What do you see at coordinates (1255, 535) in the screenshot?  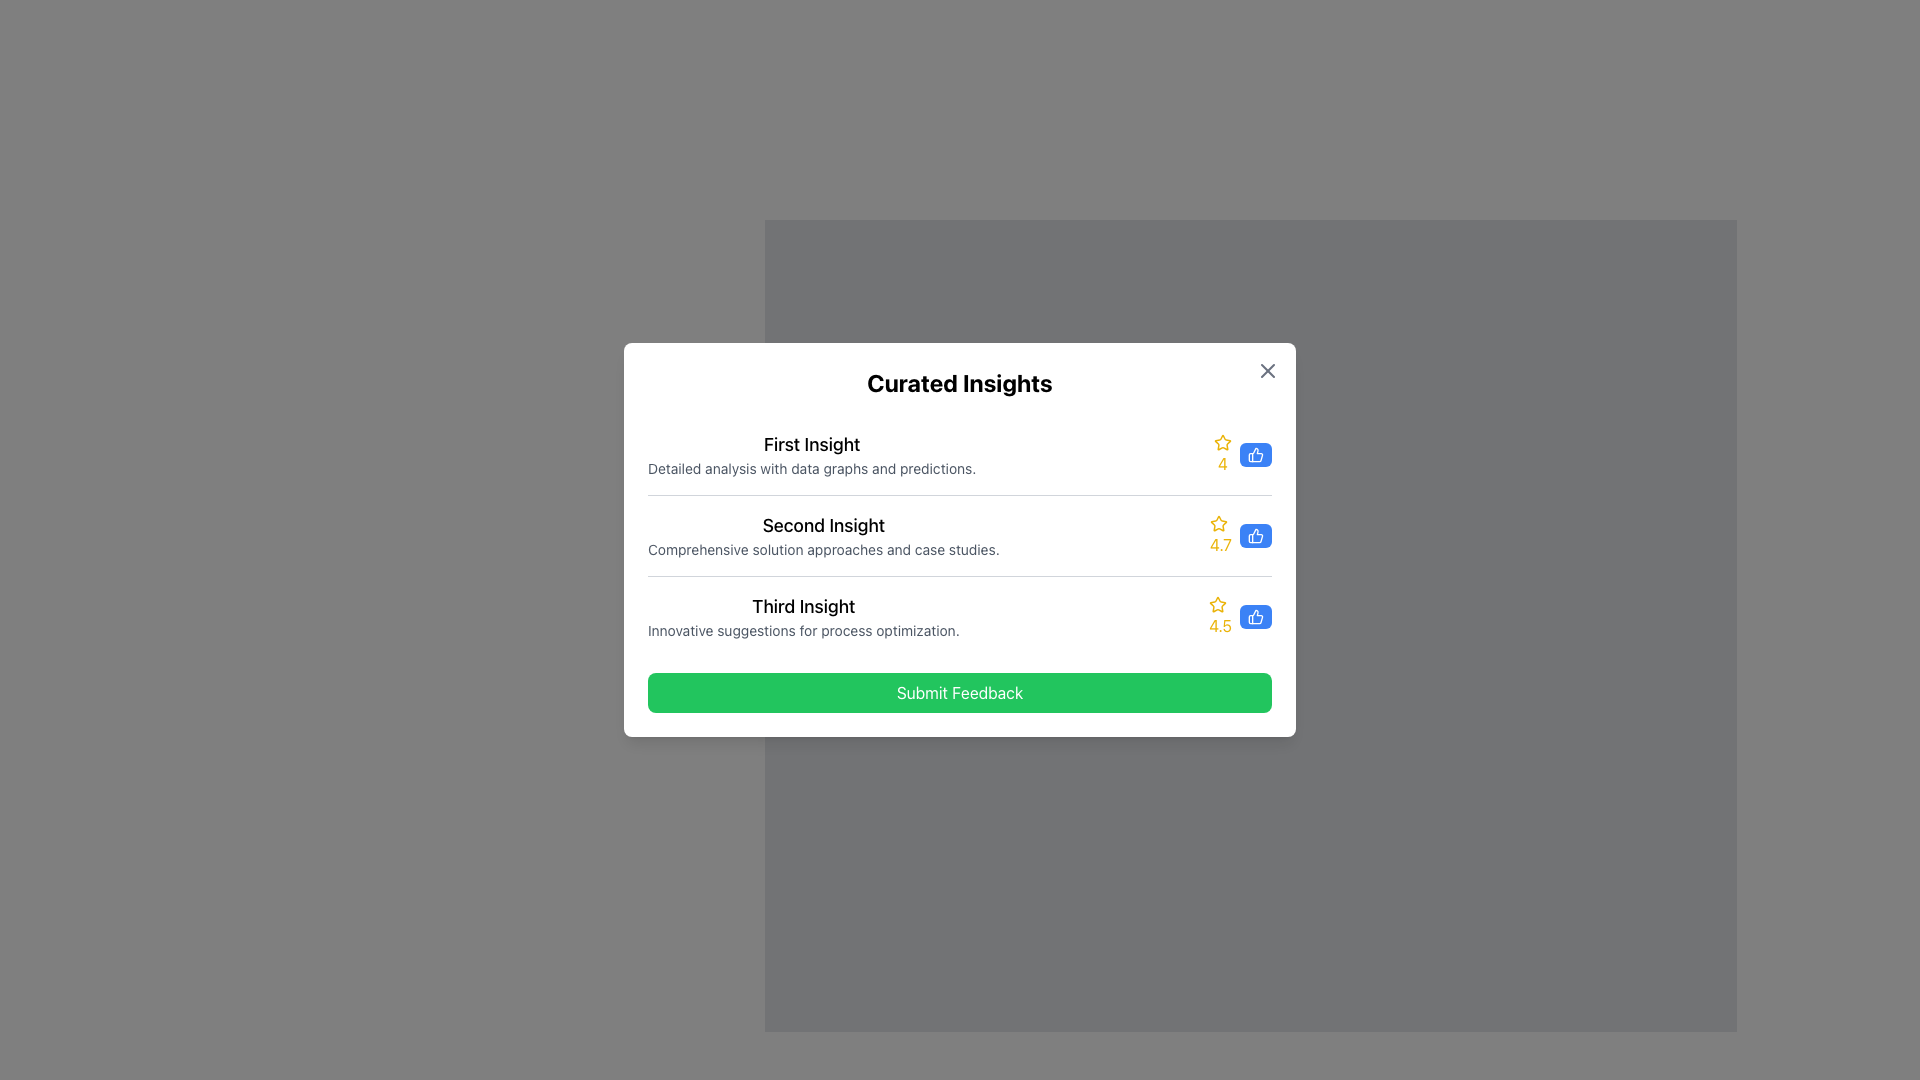 I see `the thumbs-up icon button with a blue background to register a positive vote` at bounding box center [1255, 535].